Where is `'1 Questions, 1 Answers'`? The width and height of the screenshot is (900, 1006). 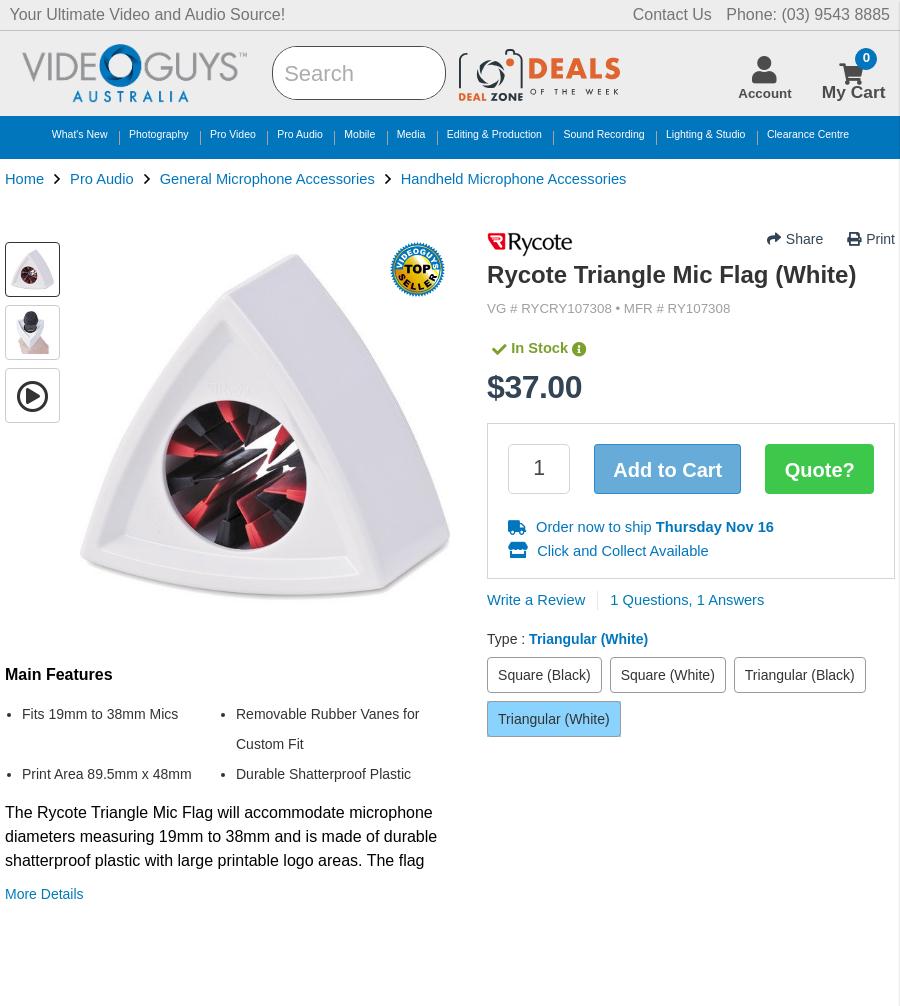
'1 Questions, 1 Answers' is located at coordinates (685, 598).